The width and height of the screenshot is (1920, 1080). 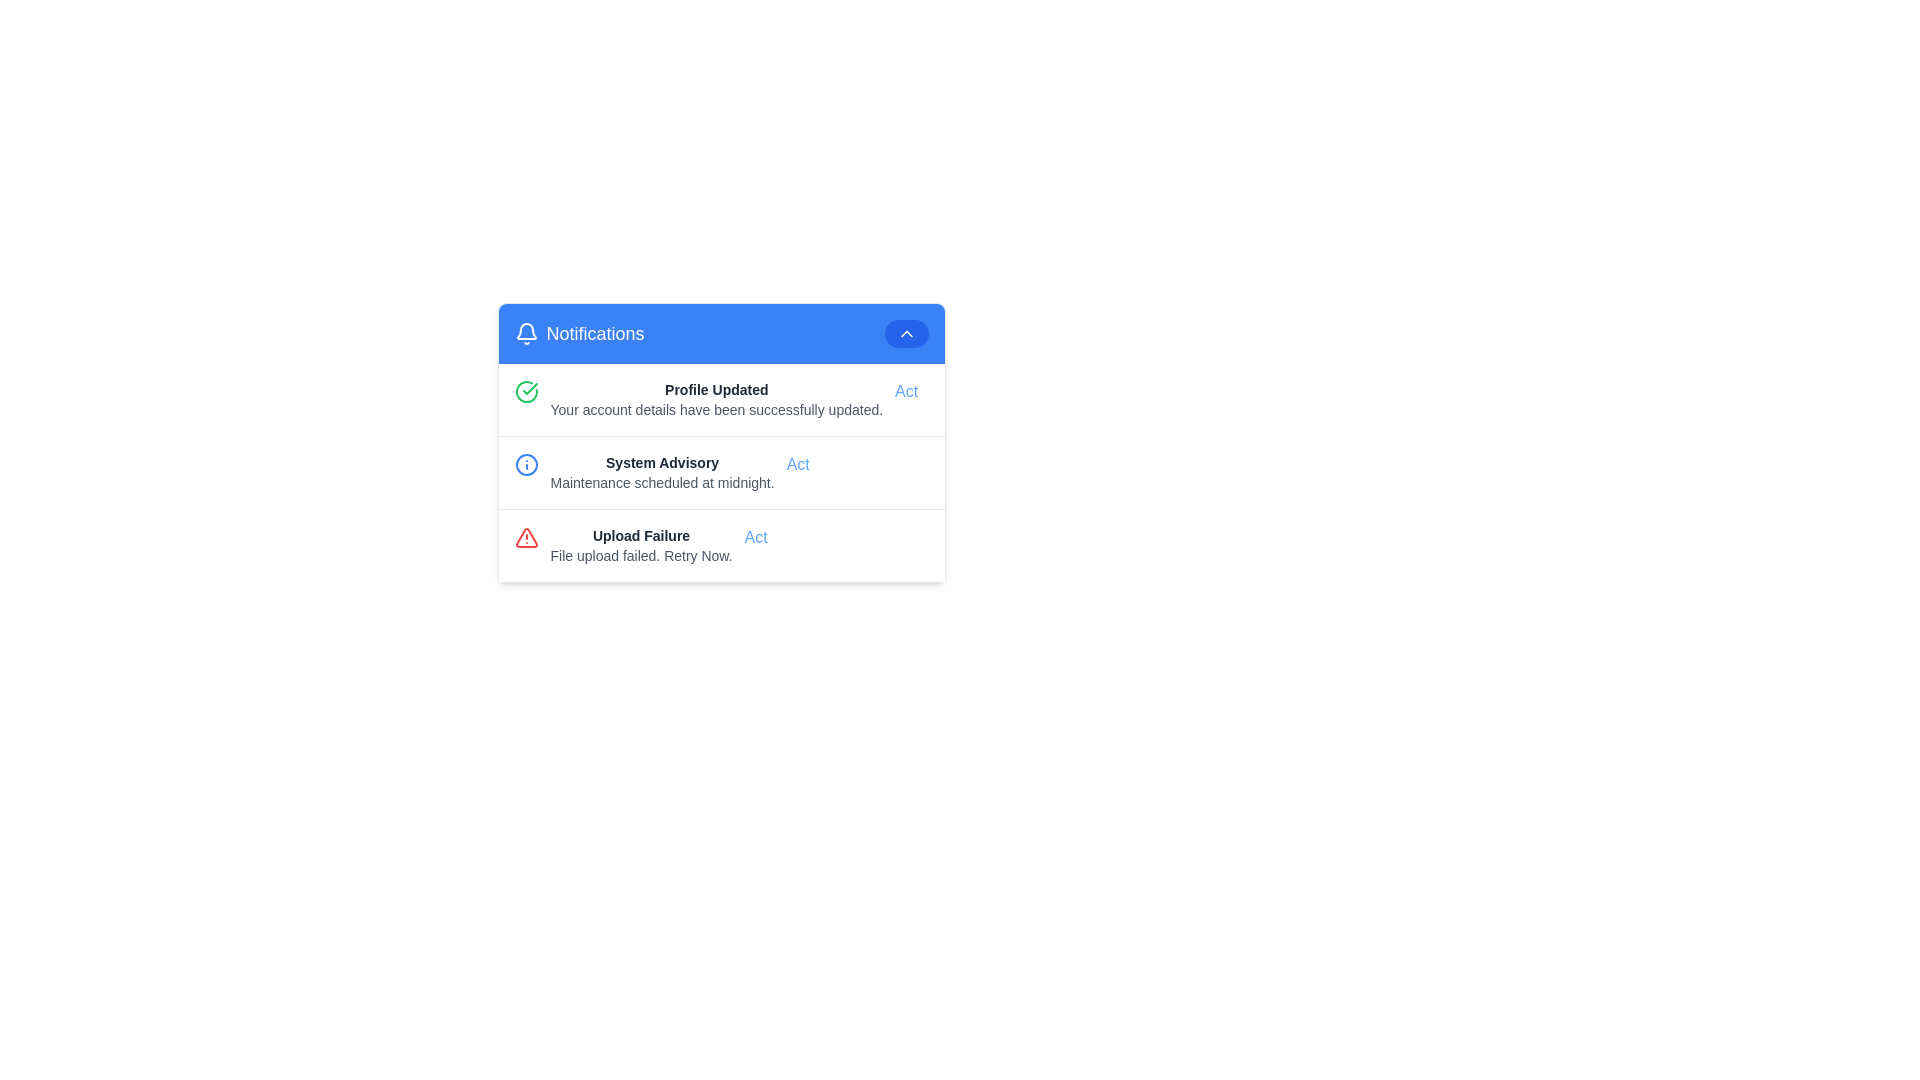 What do you see at coordinates (641, 555) in the screenshot?
I see `the status message indicating a failed file upload located within the notification card, immediately below the bold text 'Upload Failure'` at bounding box center [641, 555].